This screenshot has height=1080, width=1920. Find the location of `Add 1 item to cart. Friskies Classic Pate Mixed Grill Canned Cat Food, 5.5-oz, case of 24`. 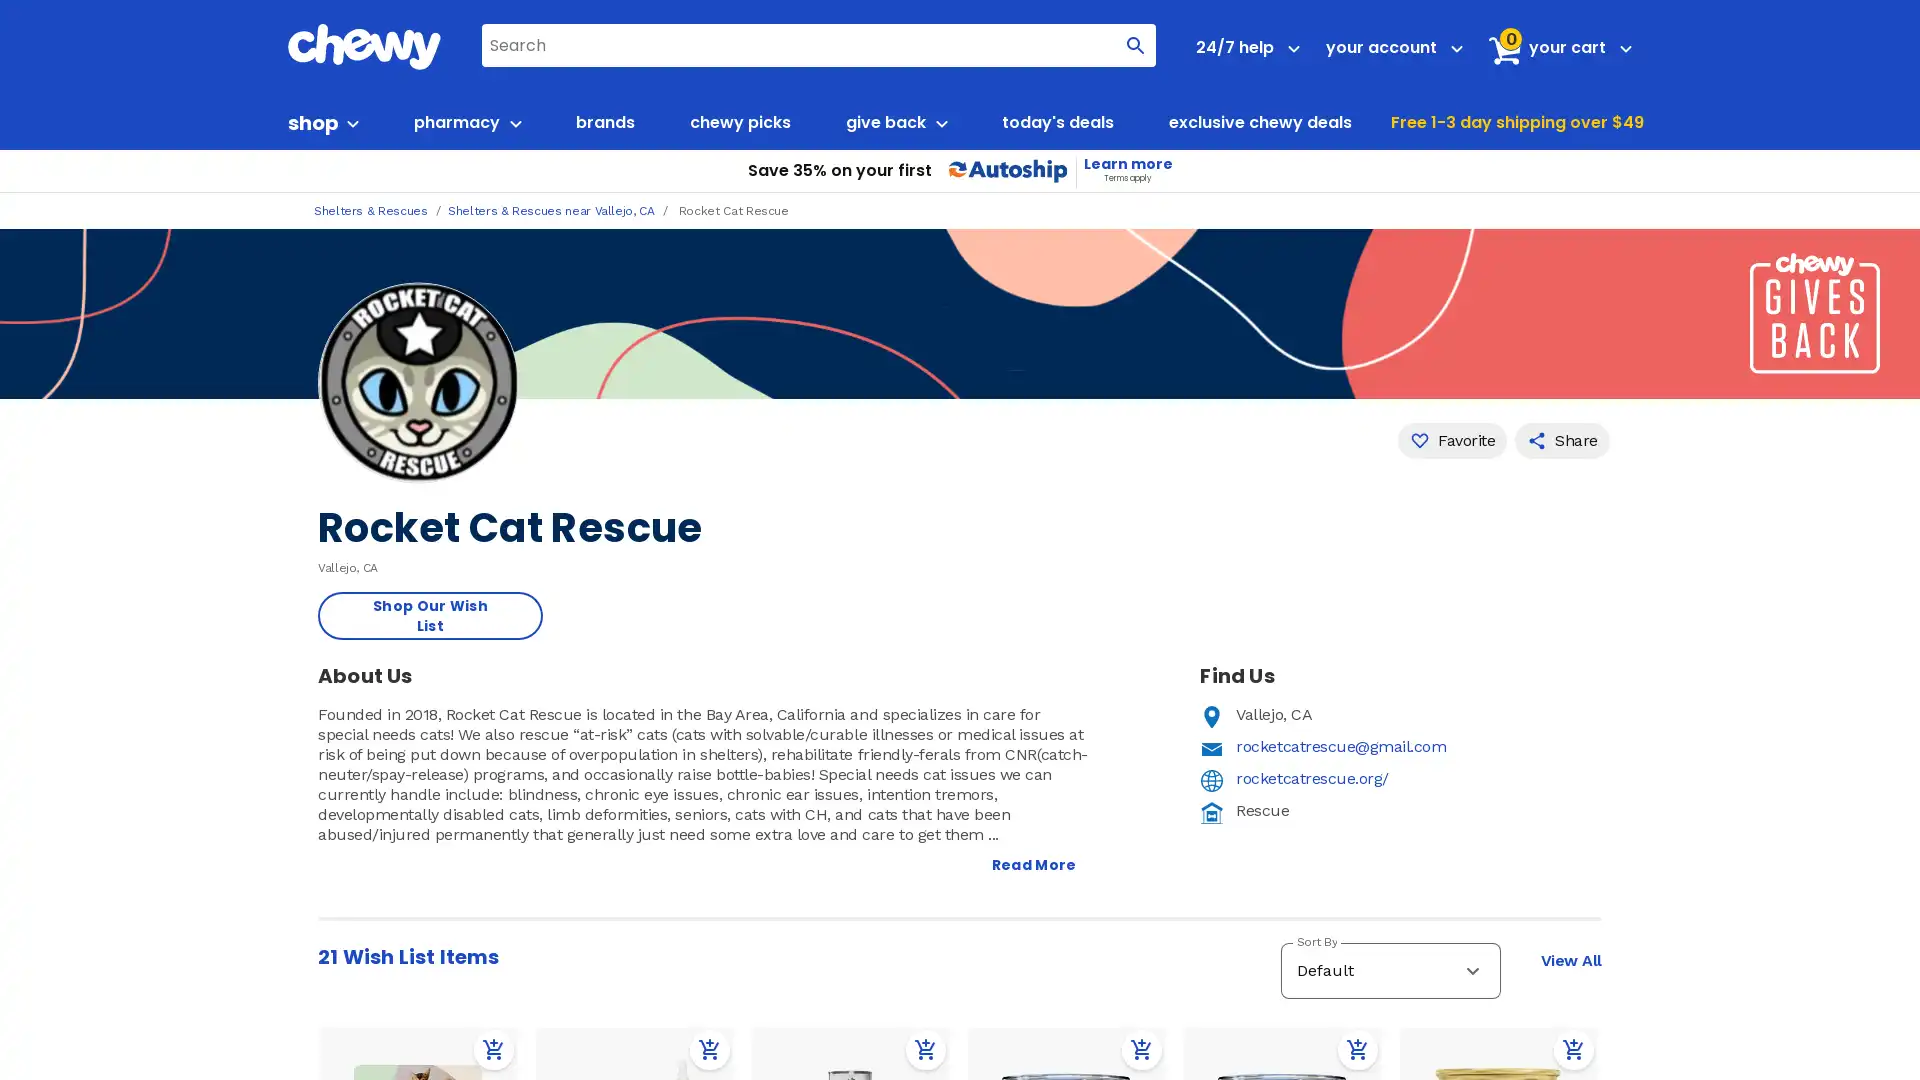

Add 1 item to cart. Friskies Classic Pate Mixed Grill Canned Cat Food, 5.5-oz, case of 24 is located at coordinates (1142, 1048).